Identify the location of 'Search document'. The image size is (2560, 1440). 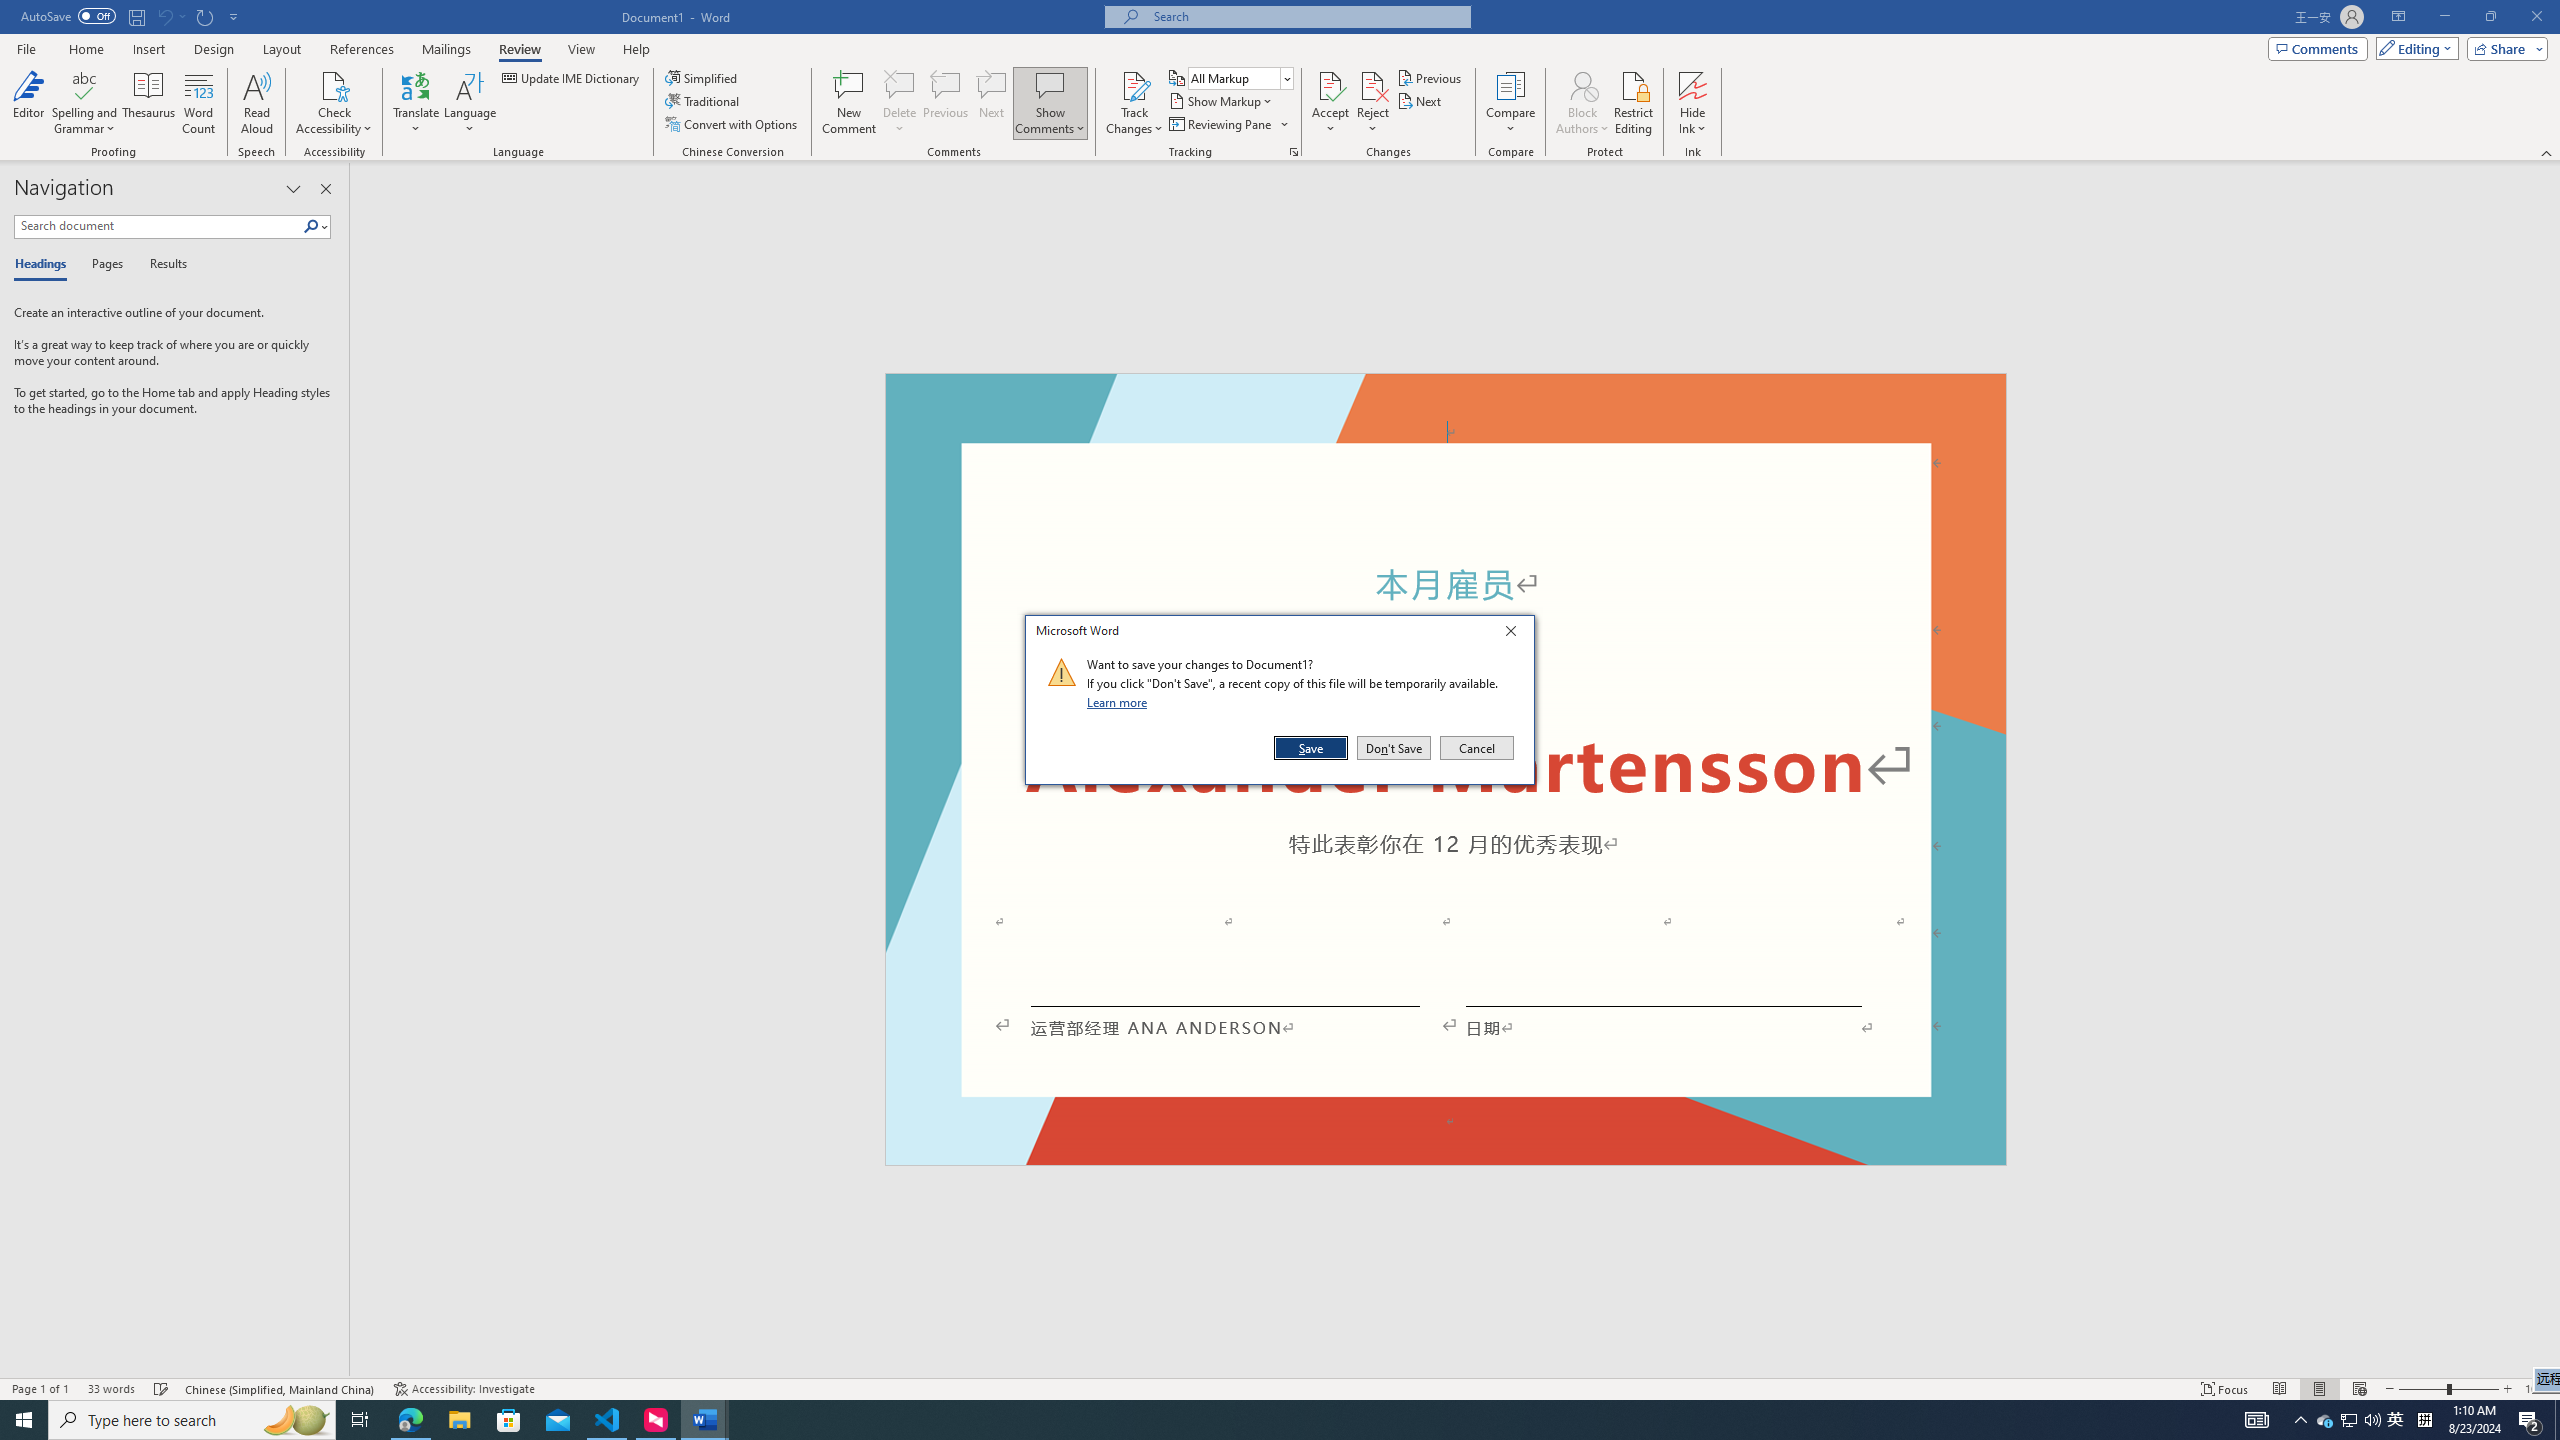
(158, 225).